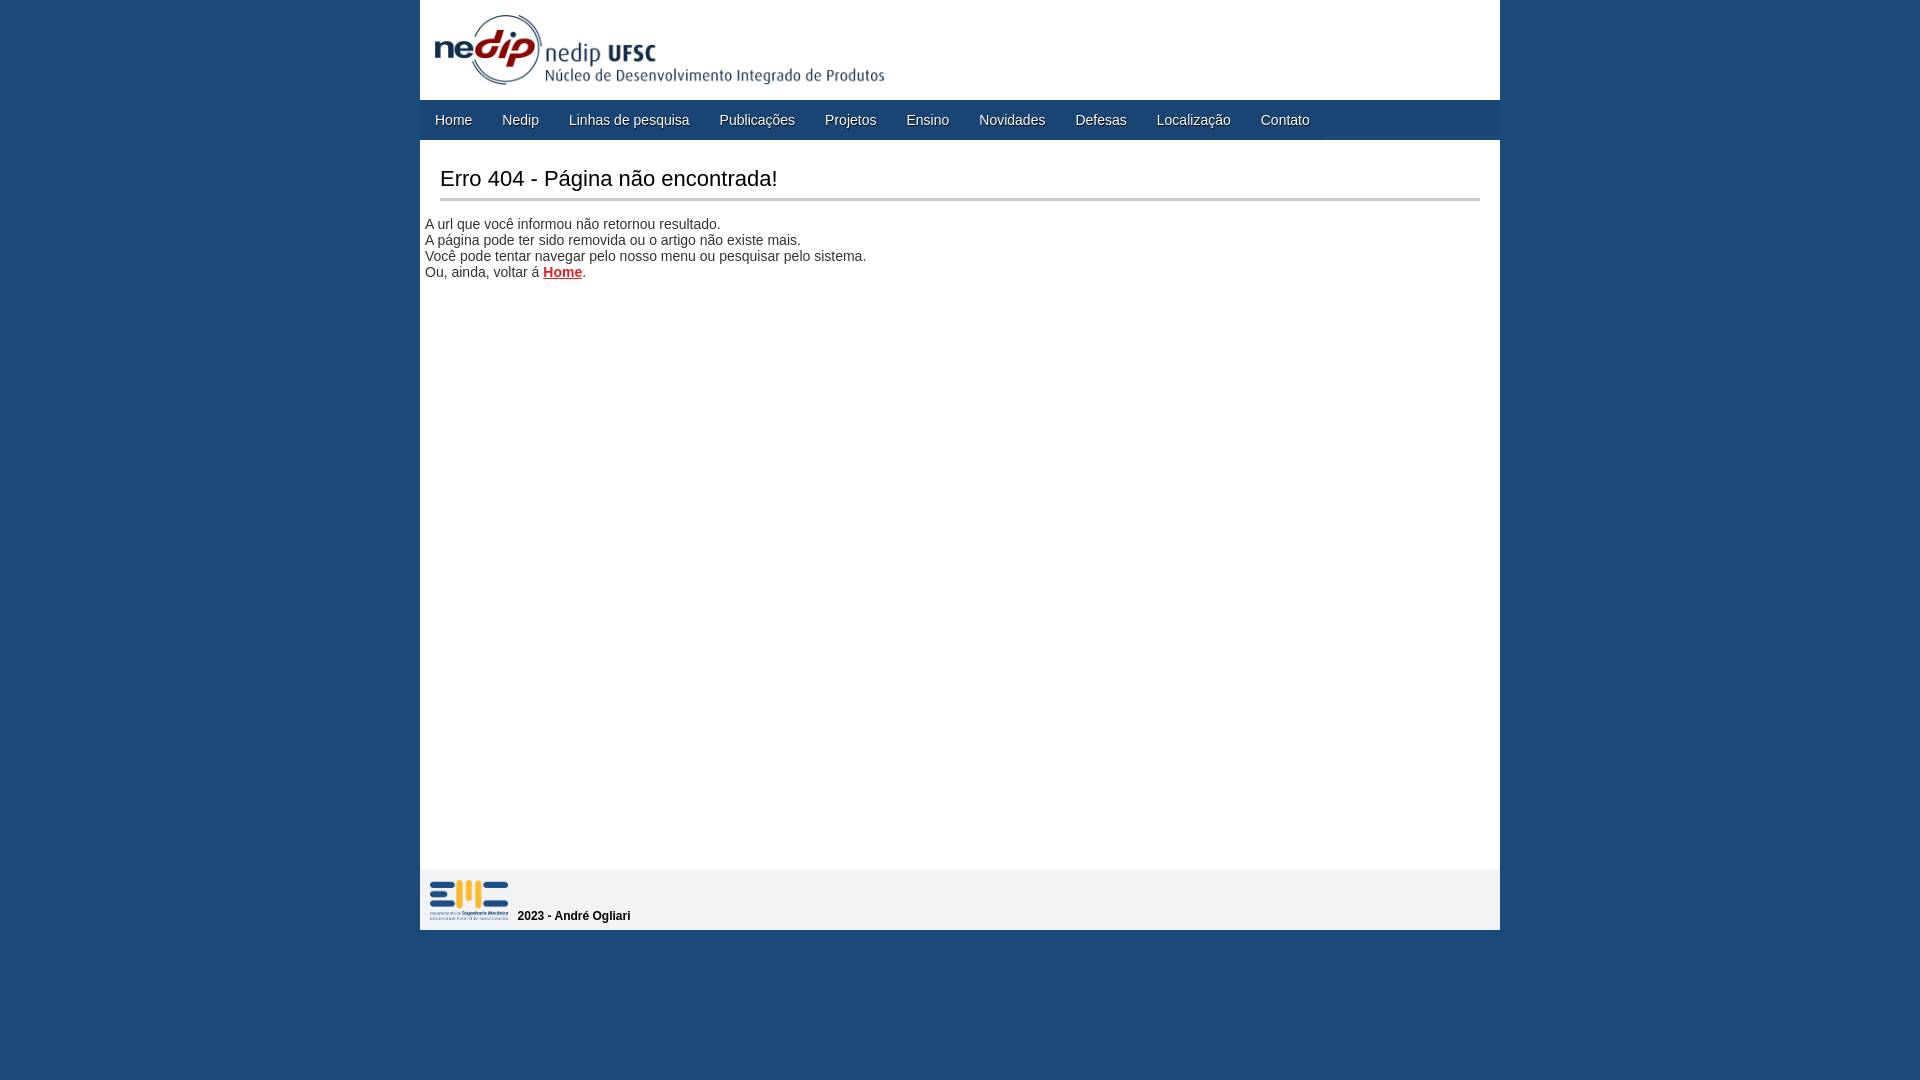 This screenshot has width=1920, height=1080. I want to click on 'Home', so click(542, 272).